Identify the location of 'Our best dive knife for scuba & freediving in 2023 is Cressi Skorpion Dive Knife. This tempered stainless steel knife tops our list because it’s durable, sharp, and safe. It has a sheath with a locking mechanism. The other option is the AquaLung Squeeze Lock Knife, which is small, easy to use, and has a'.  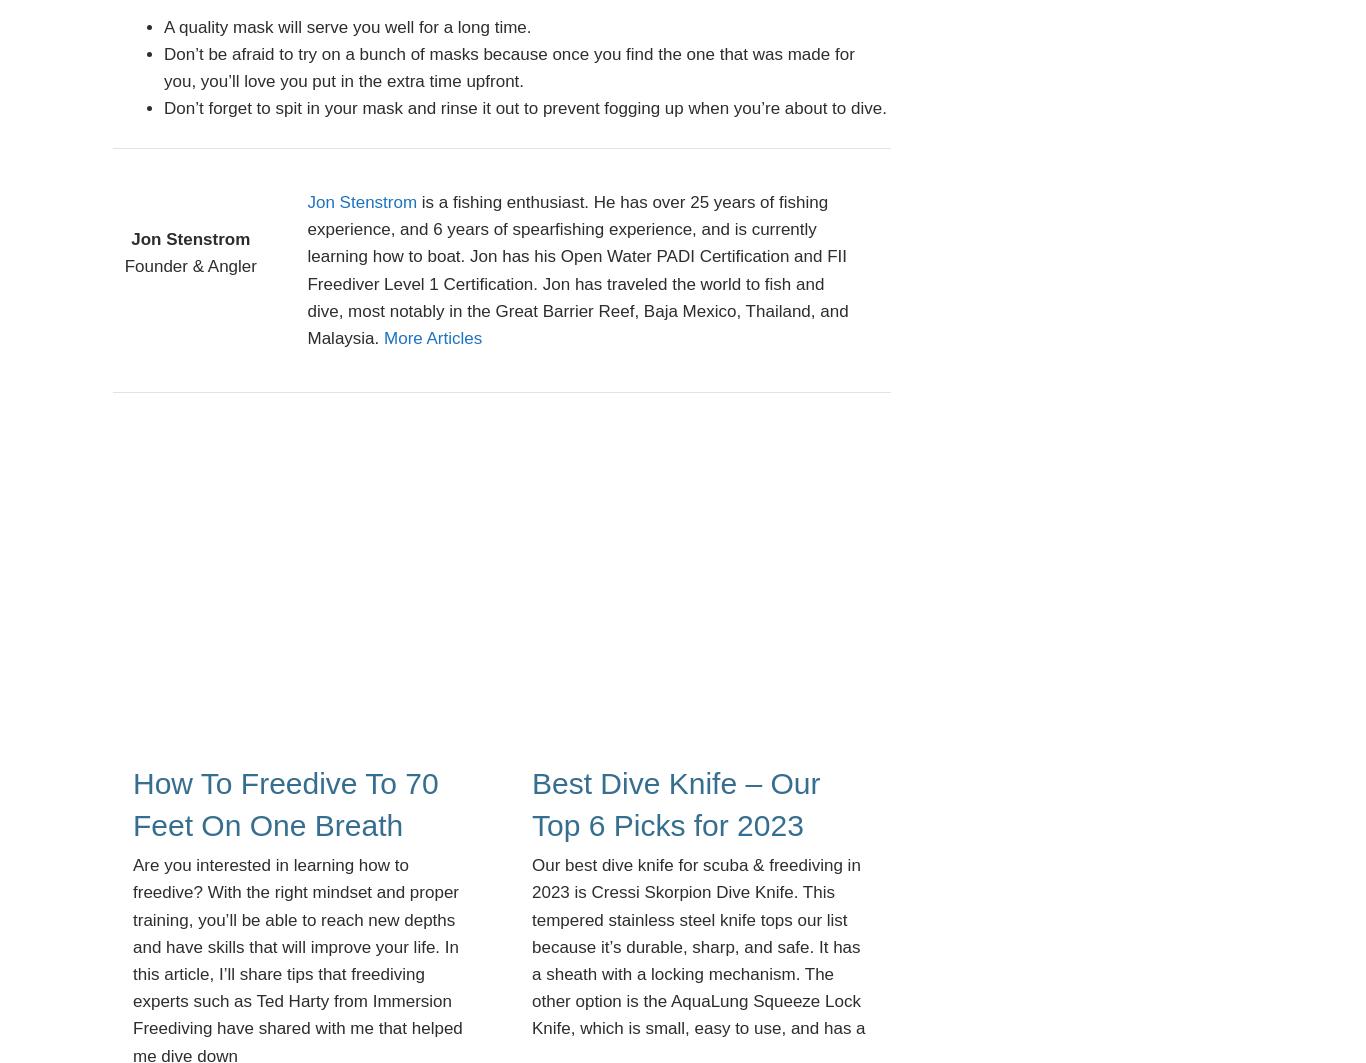
(698, 946).